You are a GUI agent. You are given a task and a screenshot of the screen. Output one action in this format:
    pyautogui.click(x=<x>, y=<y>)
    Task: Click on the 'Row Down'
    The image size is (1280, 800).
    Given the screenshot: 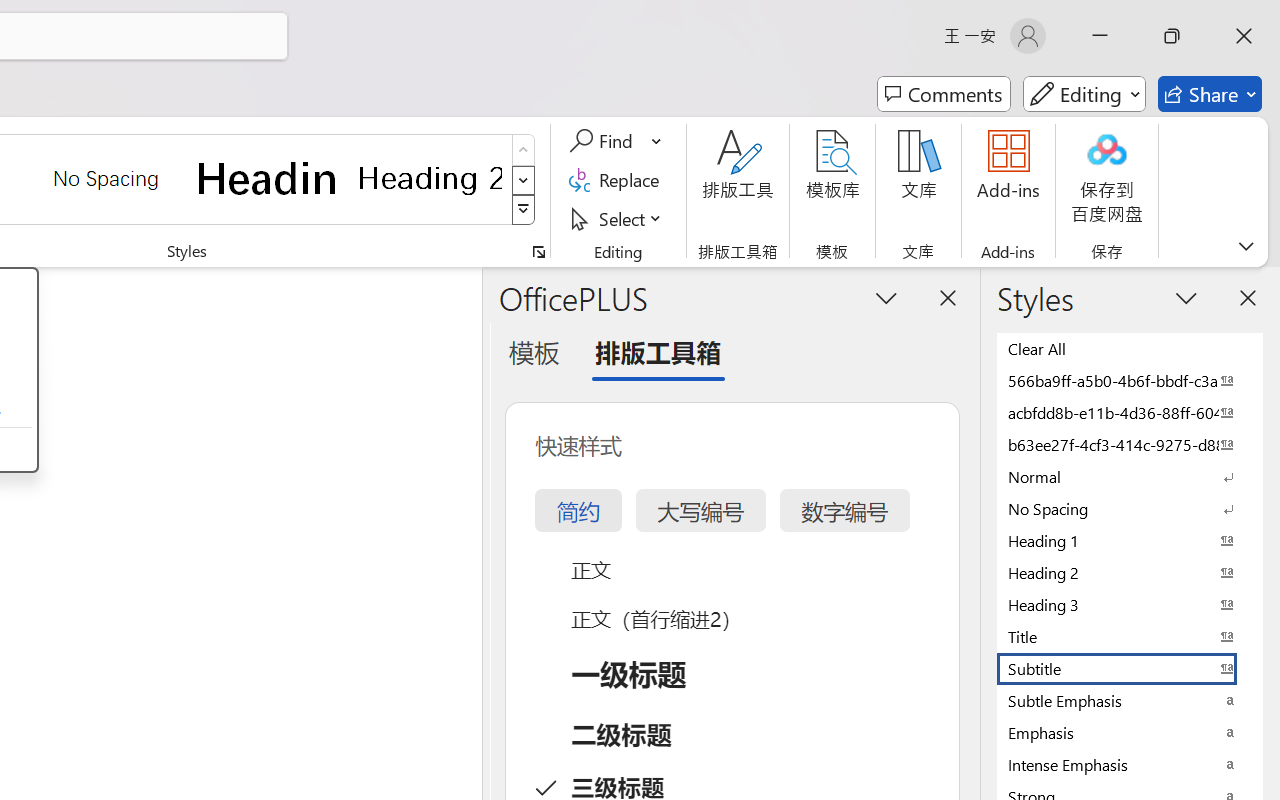 What is the action you would take?
    pyautogui.click(x=523, y=179)
    